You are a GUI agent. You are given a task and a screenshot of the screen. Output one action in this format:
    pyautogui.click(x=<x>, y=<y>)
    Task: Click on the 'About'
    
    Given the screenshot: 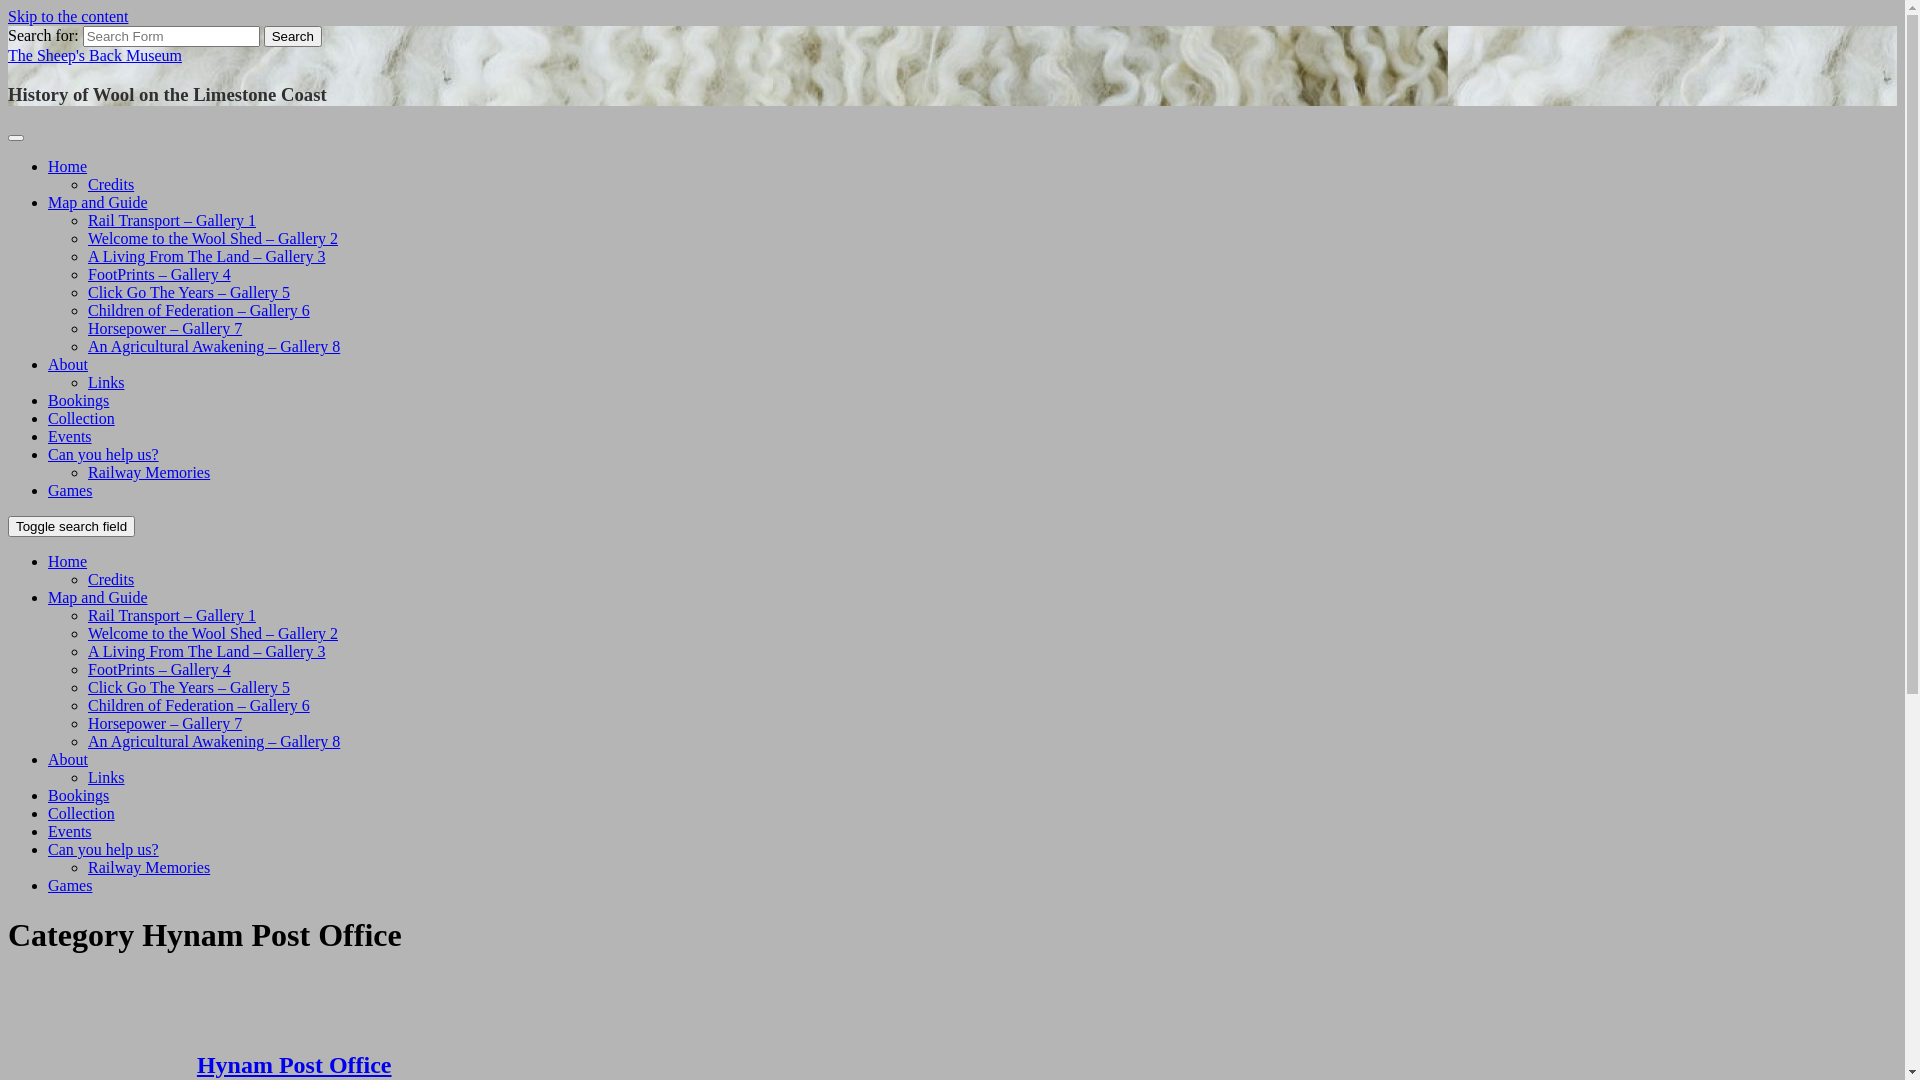 What is the action you would take?
    pyautogui.click(x=67, y=364)
    